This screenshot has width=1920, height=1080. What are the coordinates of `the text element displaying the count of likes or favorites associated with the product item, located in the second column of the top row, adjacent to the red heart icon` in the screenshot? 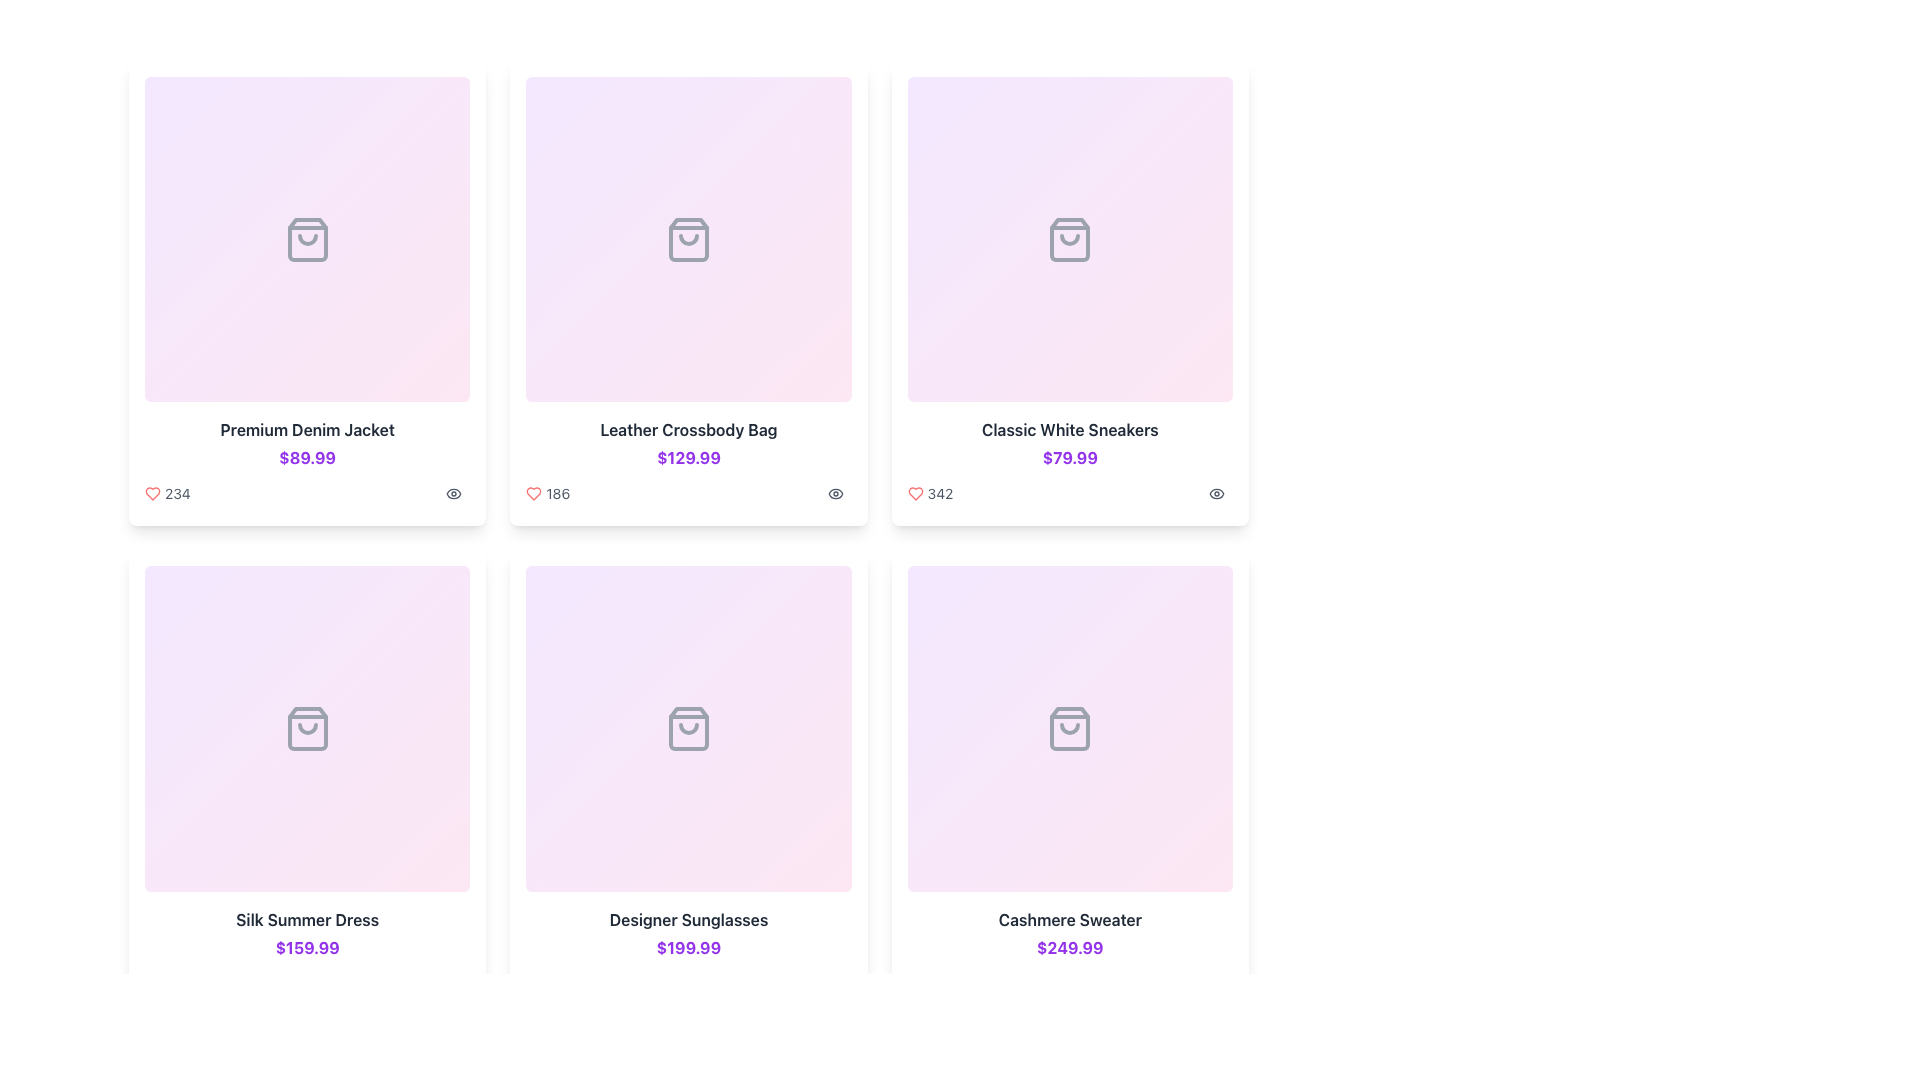 It's located at (939, 494).